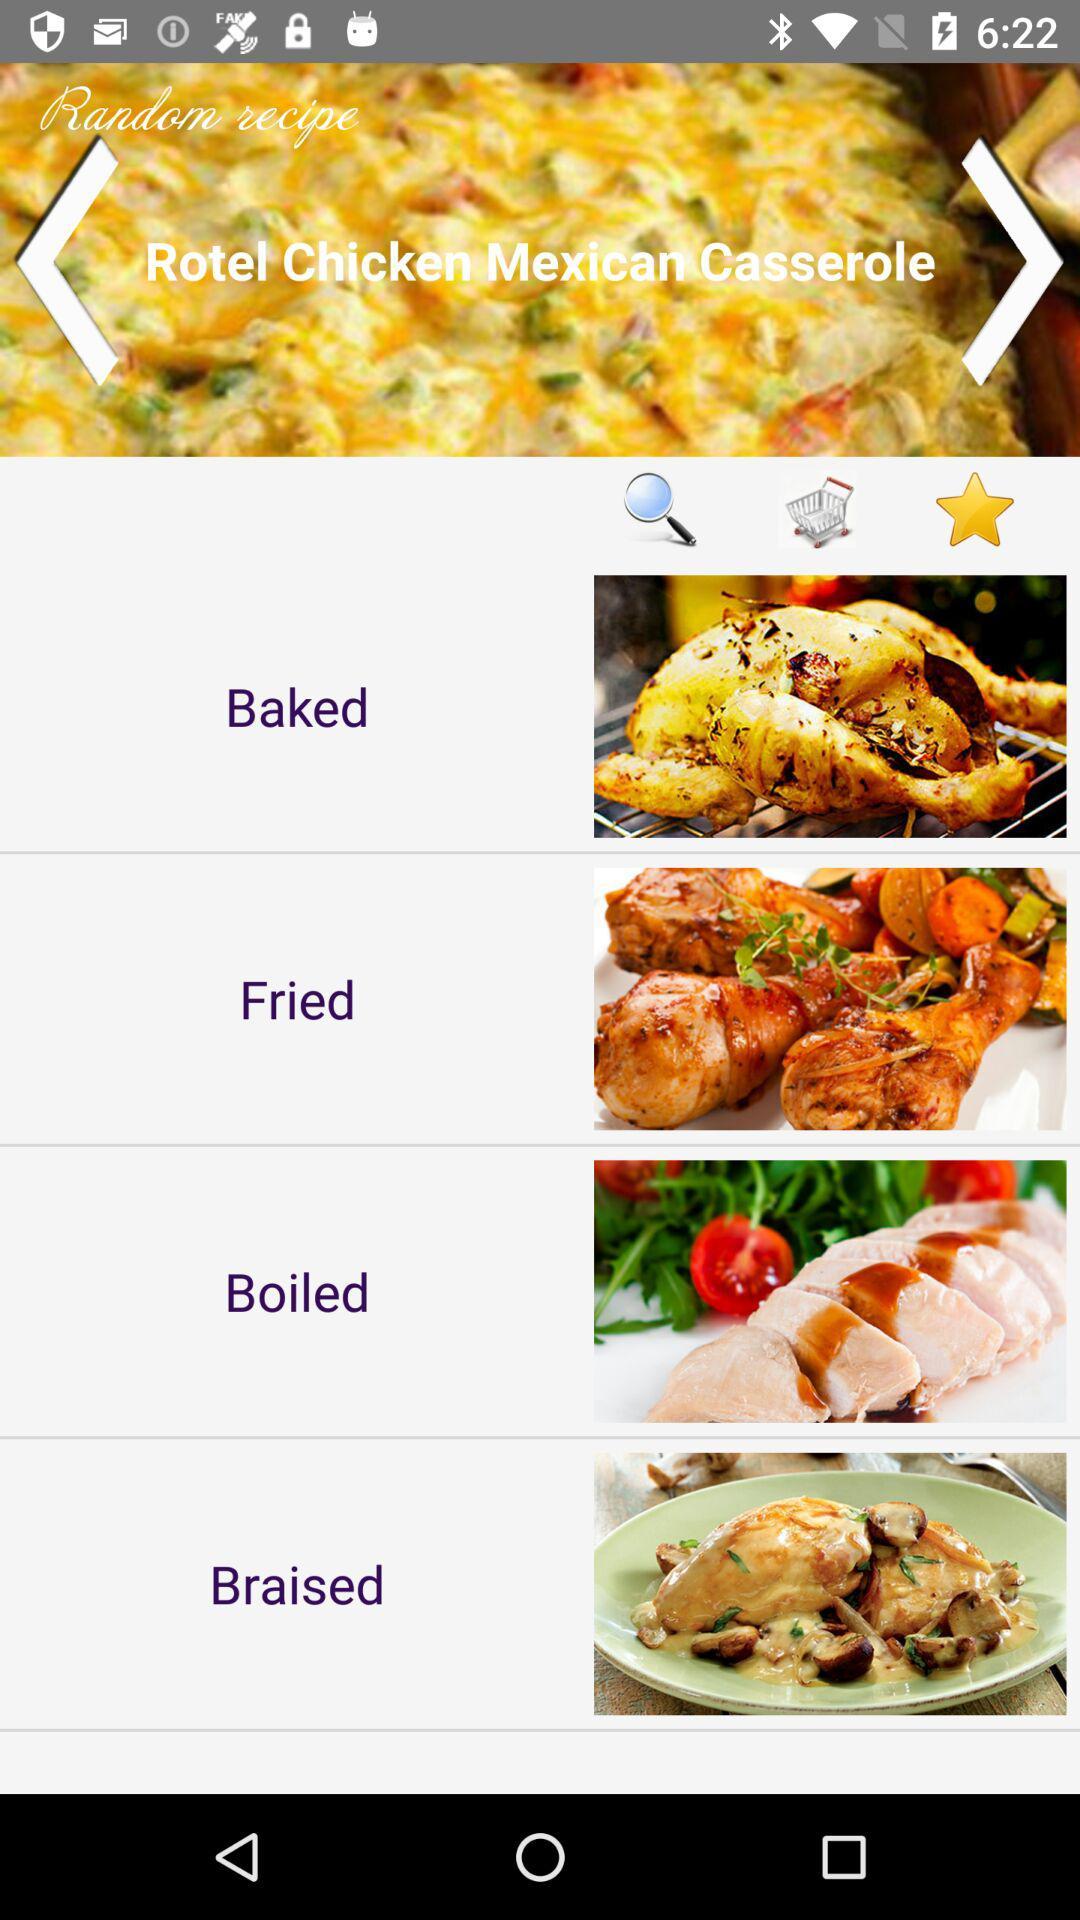 This screenshot has width=1080, height=1920. I want to click on item above the fried item, so click(297, 706).